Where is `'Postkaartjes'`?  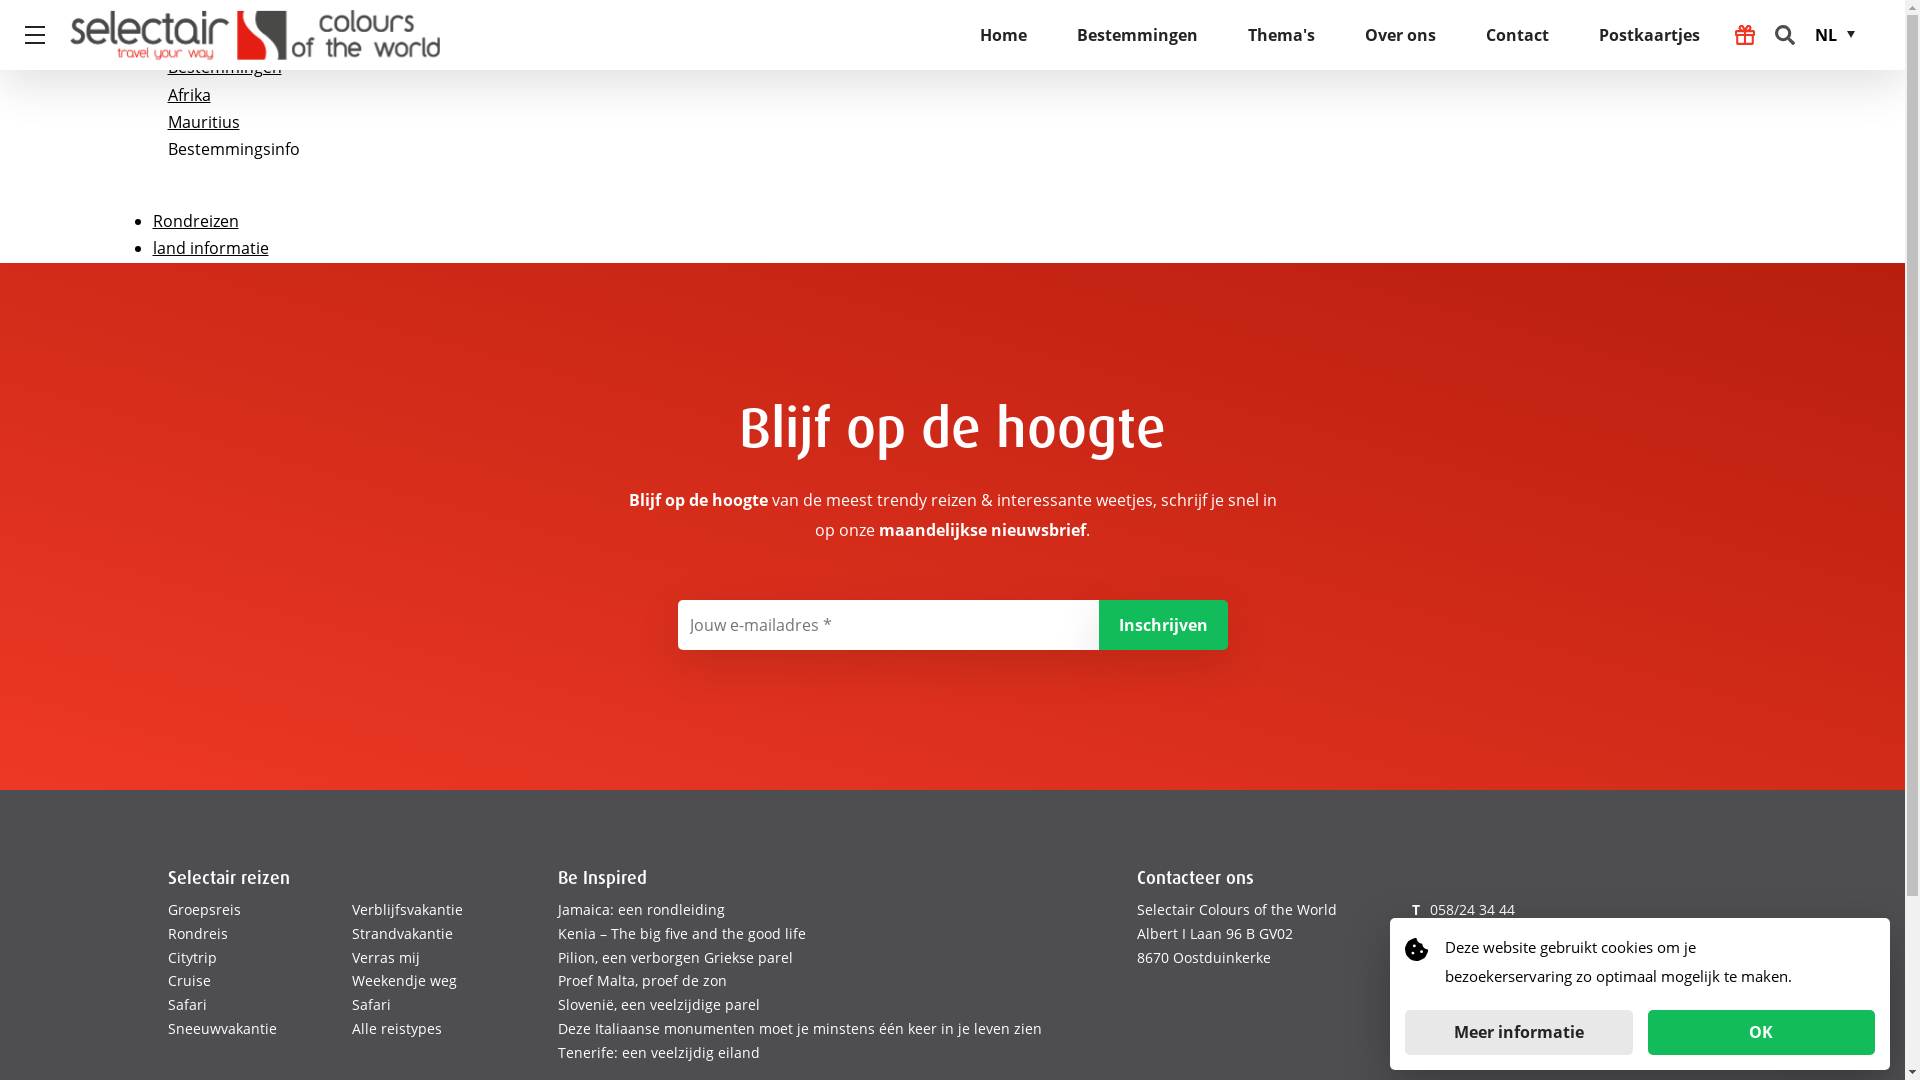
'Postkaartjes' is located at coordinates (1649, 34).